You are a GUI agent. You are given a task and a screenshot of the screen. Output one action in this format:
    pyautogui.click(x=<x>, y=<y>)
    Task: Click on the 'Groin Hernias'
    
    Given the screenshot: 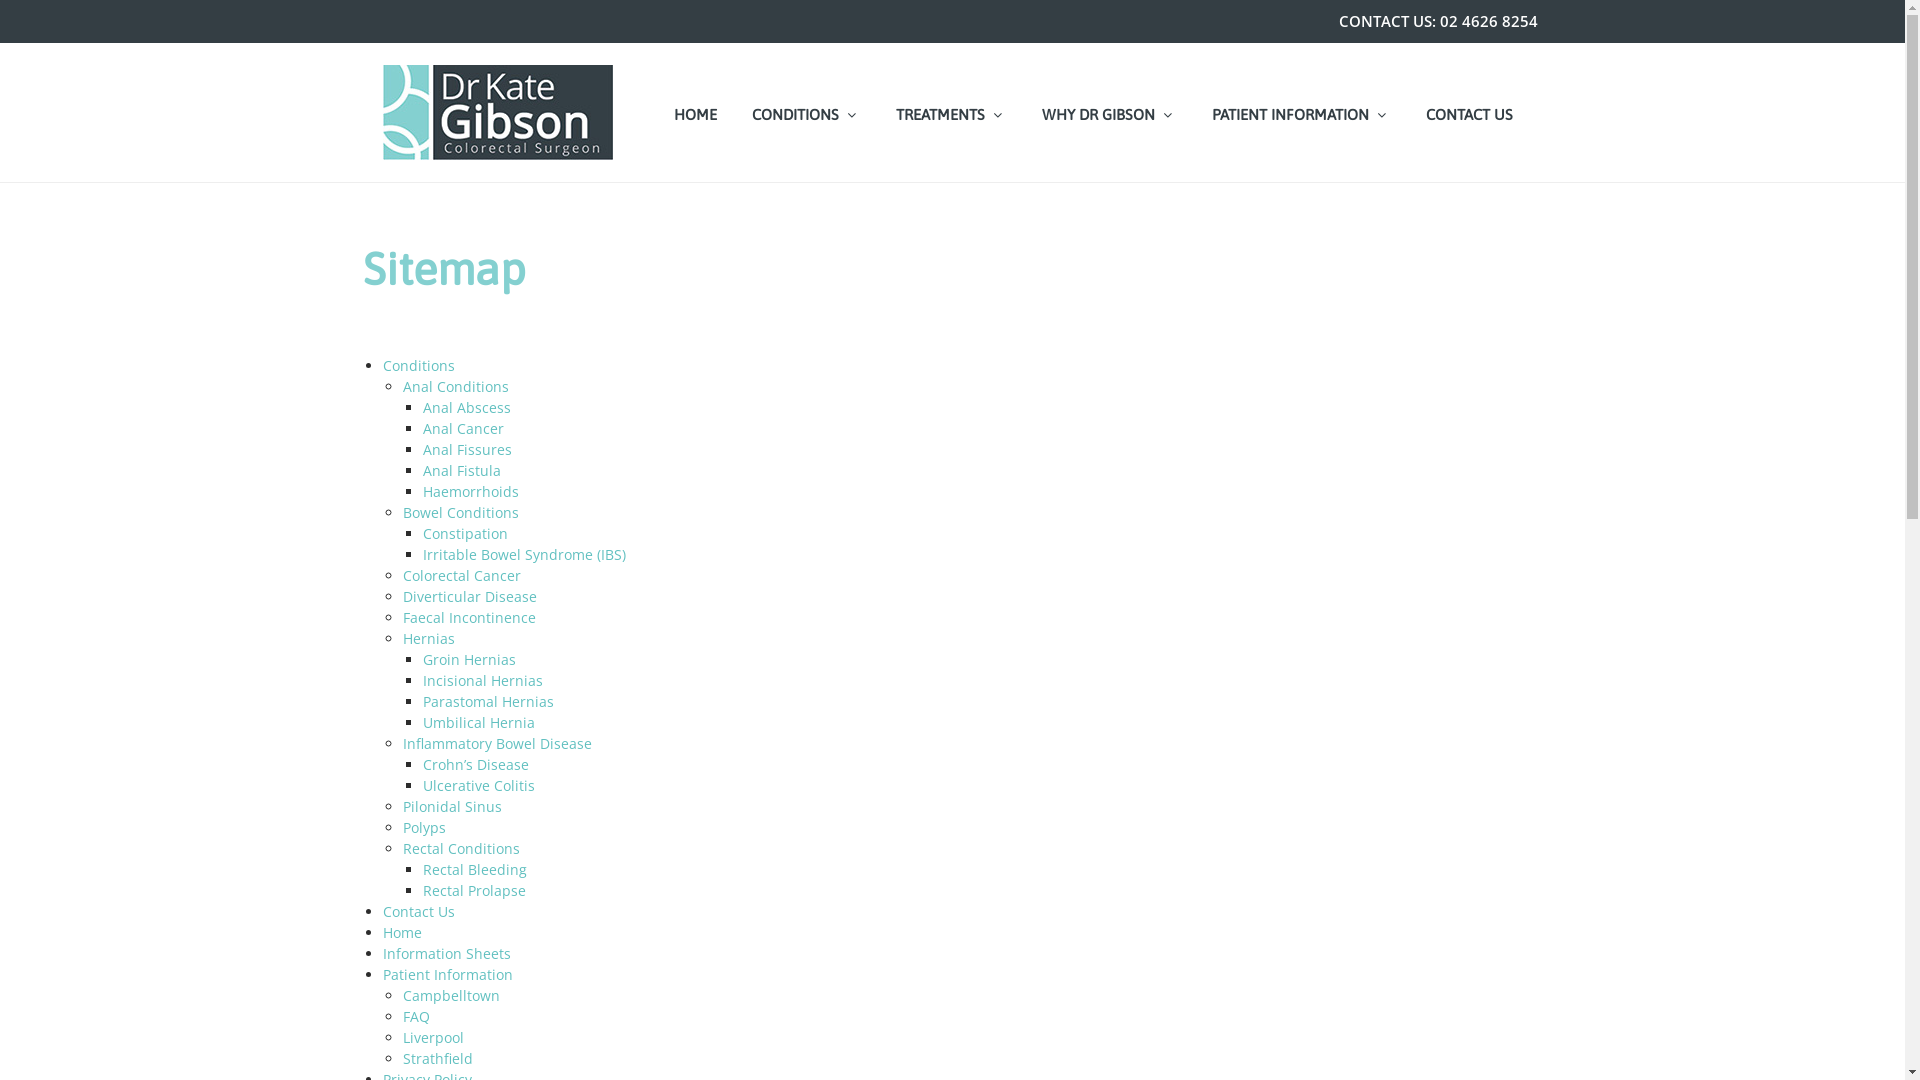 What is the action you would take?
    pyautogui.click(x=467, y=659)
    